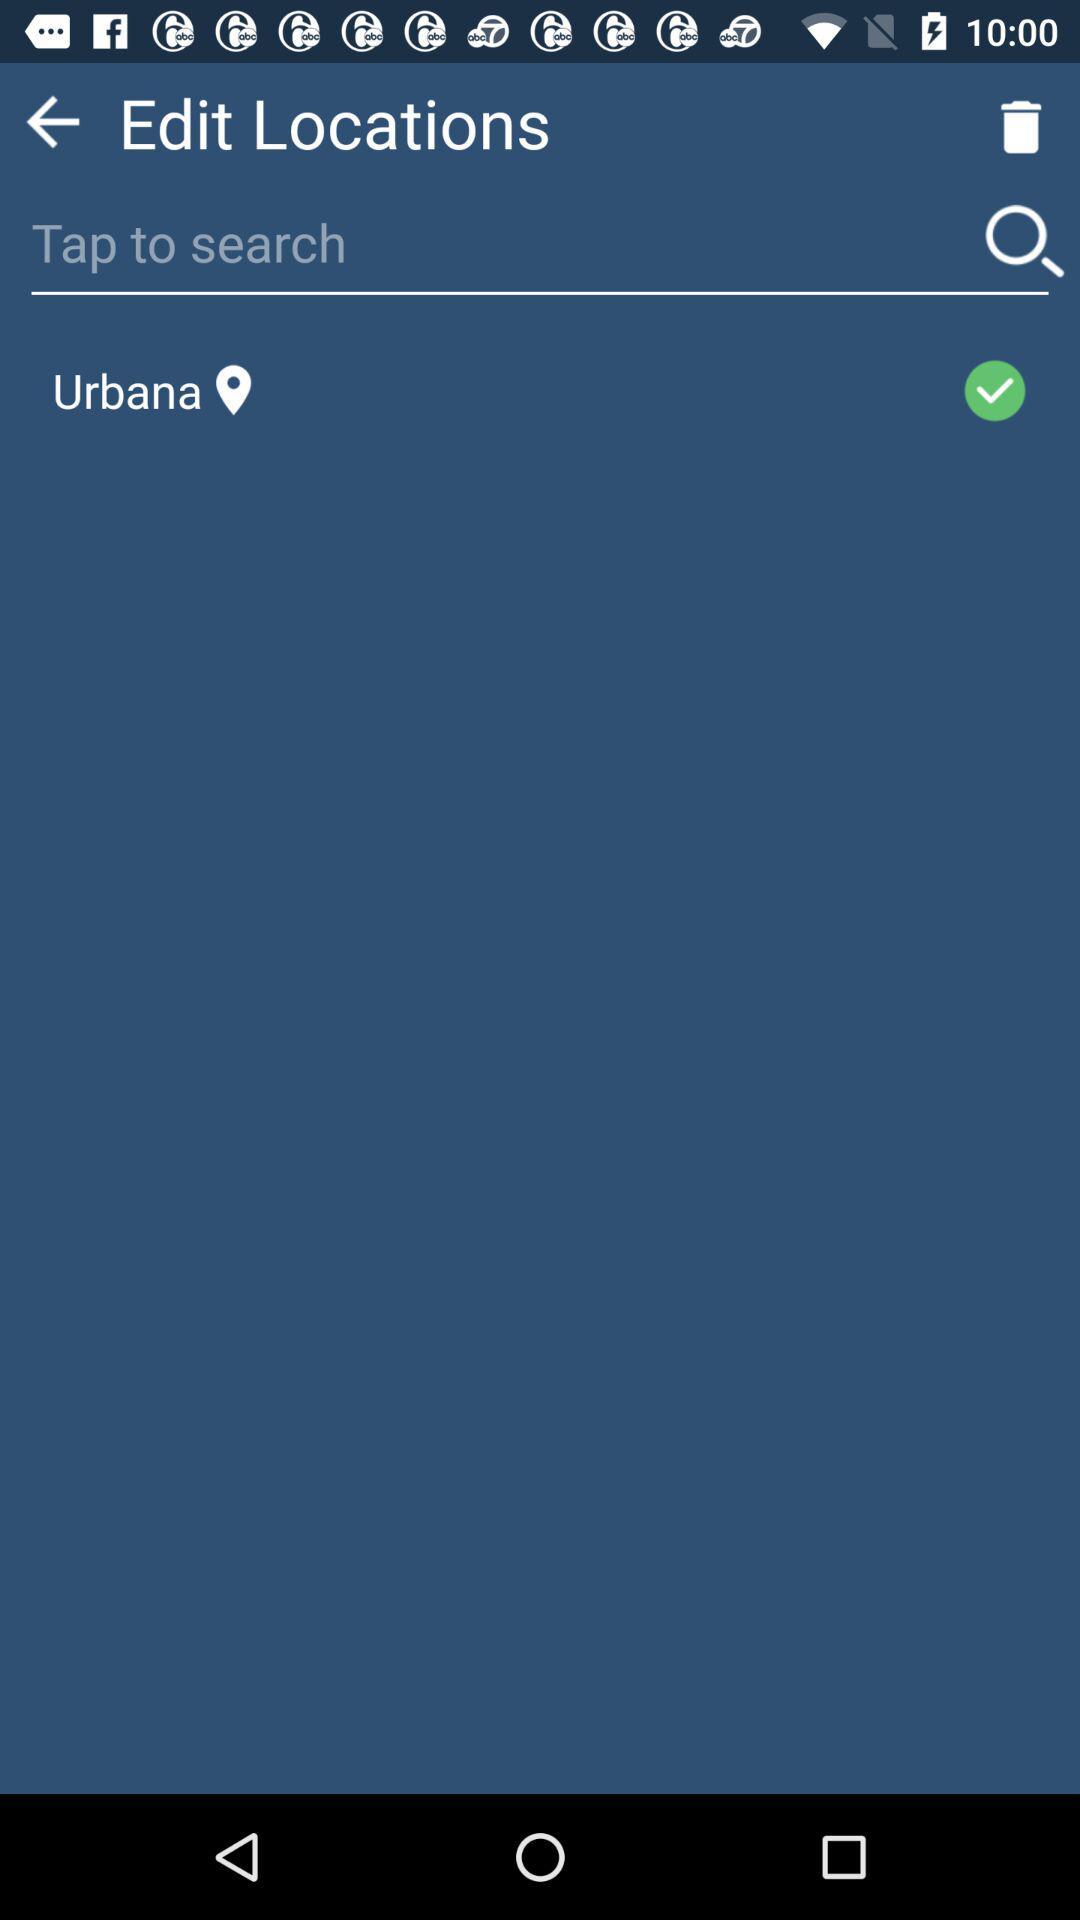 Image resolution: width=1080 pixels, height=1920 pixels. Describe the element at coordinates (605, 390) in the screenshot. I see `the icon to the right of the urbana item` at that location.